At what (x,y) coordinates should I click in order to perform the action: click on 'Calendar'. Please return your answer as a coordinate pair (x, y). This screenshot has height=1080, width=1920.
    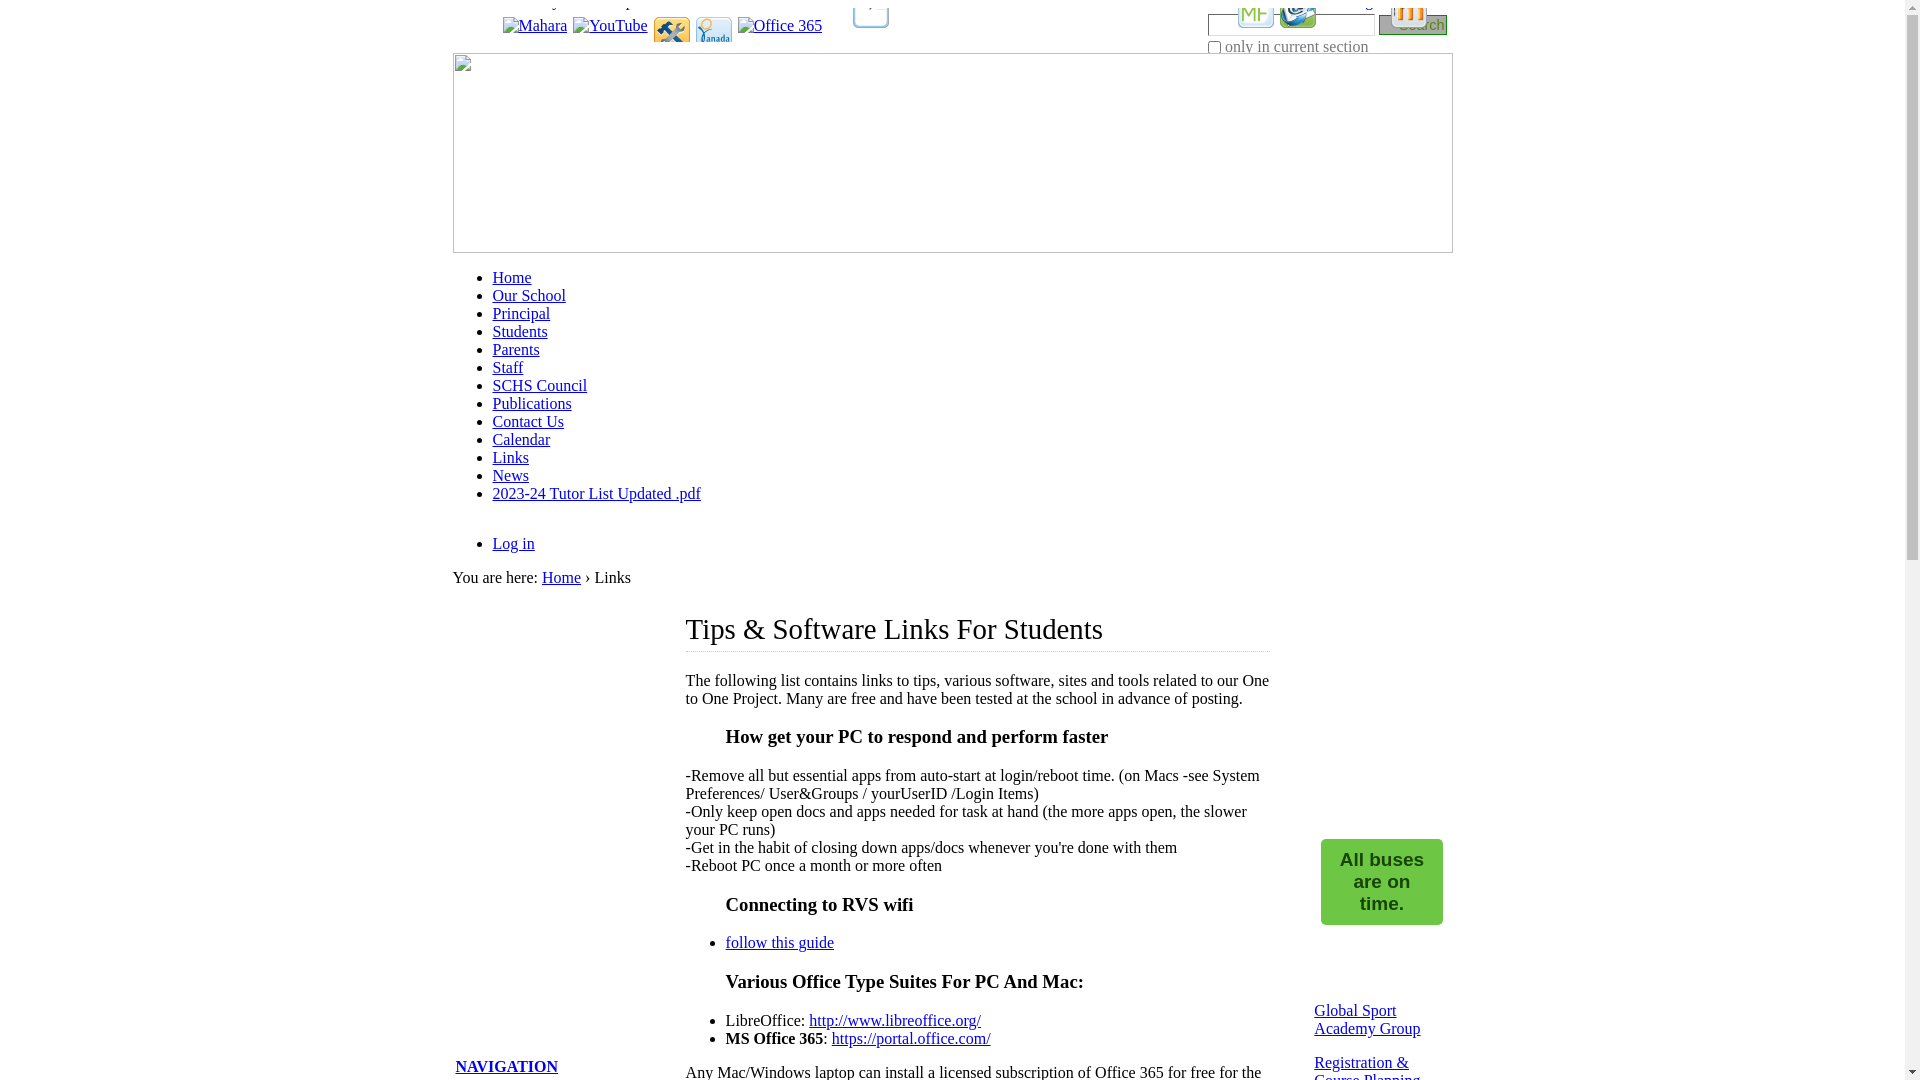
    Looking at the image, I should click on (521, 438).